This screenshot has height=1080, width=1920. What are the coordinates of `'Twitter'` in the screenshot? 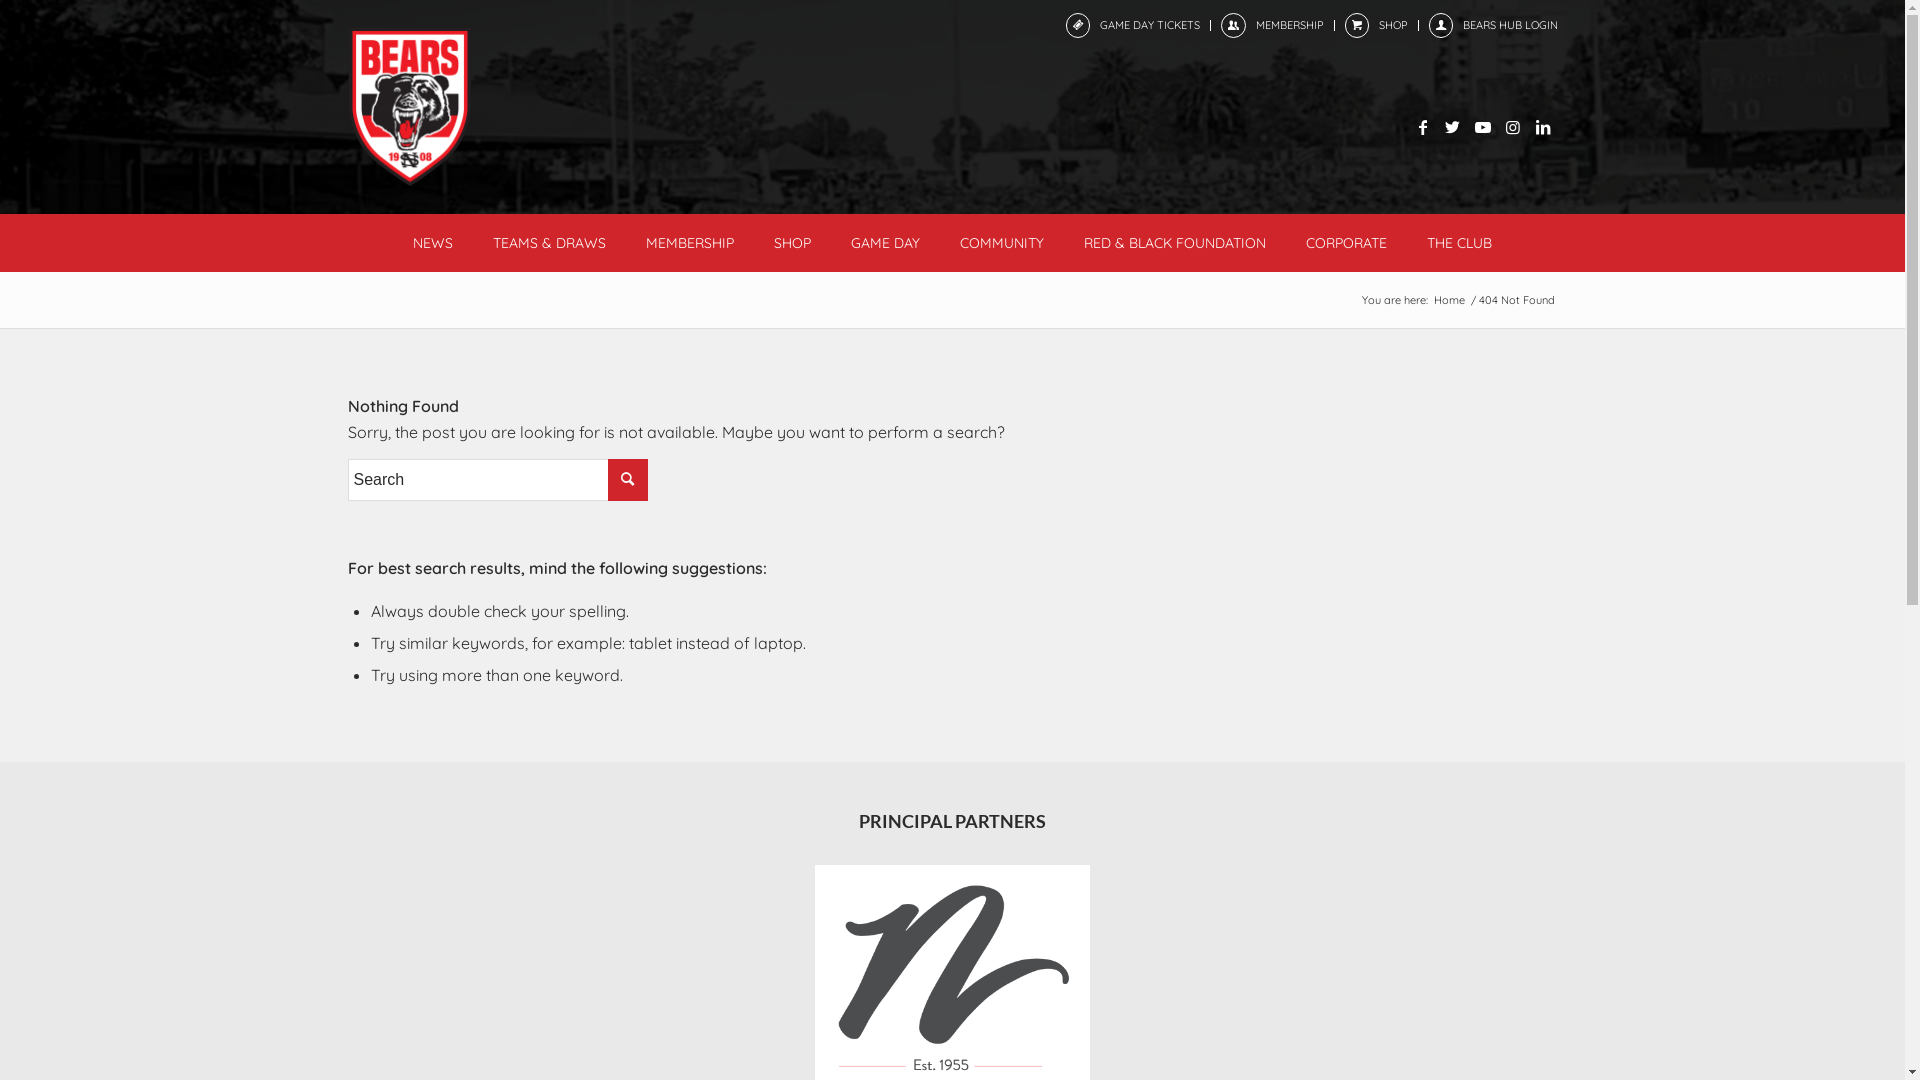 It's located at (1437, 127).